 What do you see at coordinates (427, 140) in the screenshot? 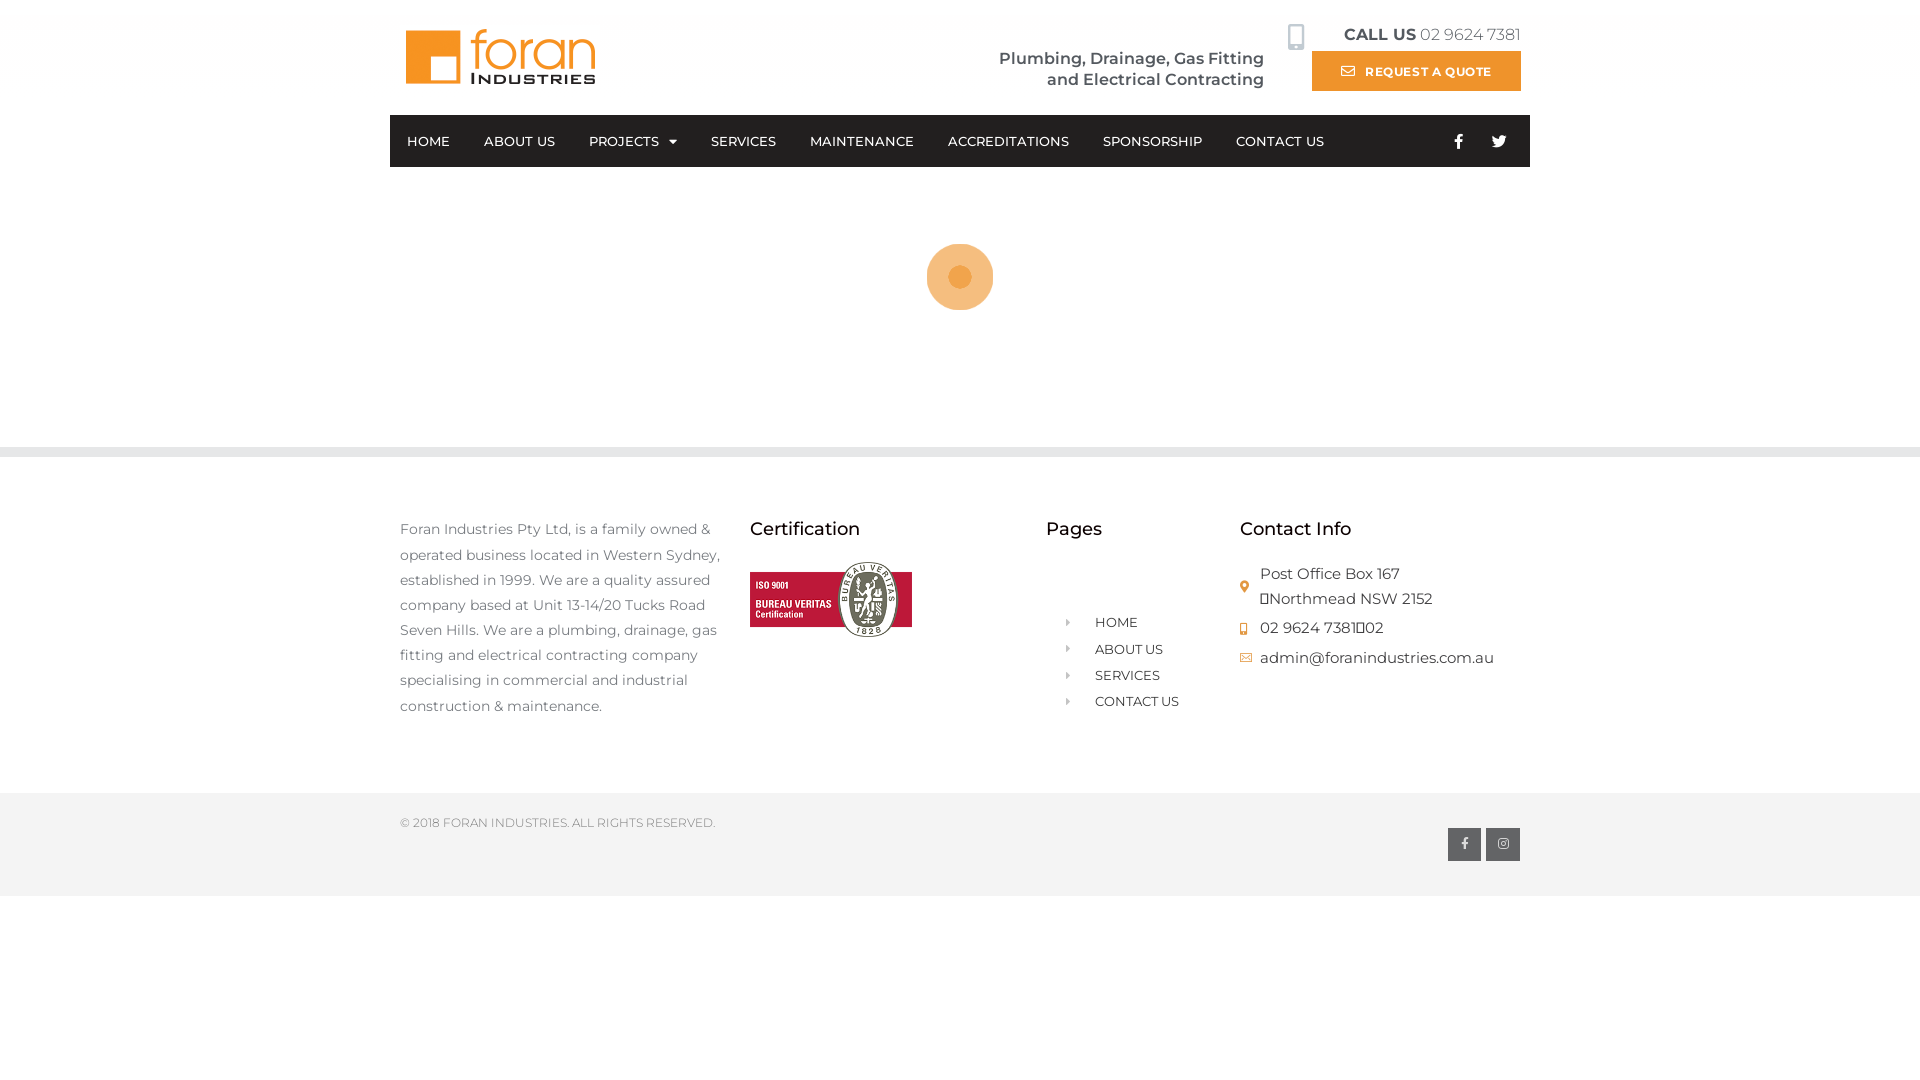
I see `'HOME'` at bounding box center [427, 140].